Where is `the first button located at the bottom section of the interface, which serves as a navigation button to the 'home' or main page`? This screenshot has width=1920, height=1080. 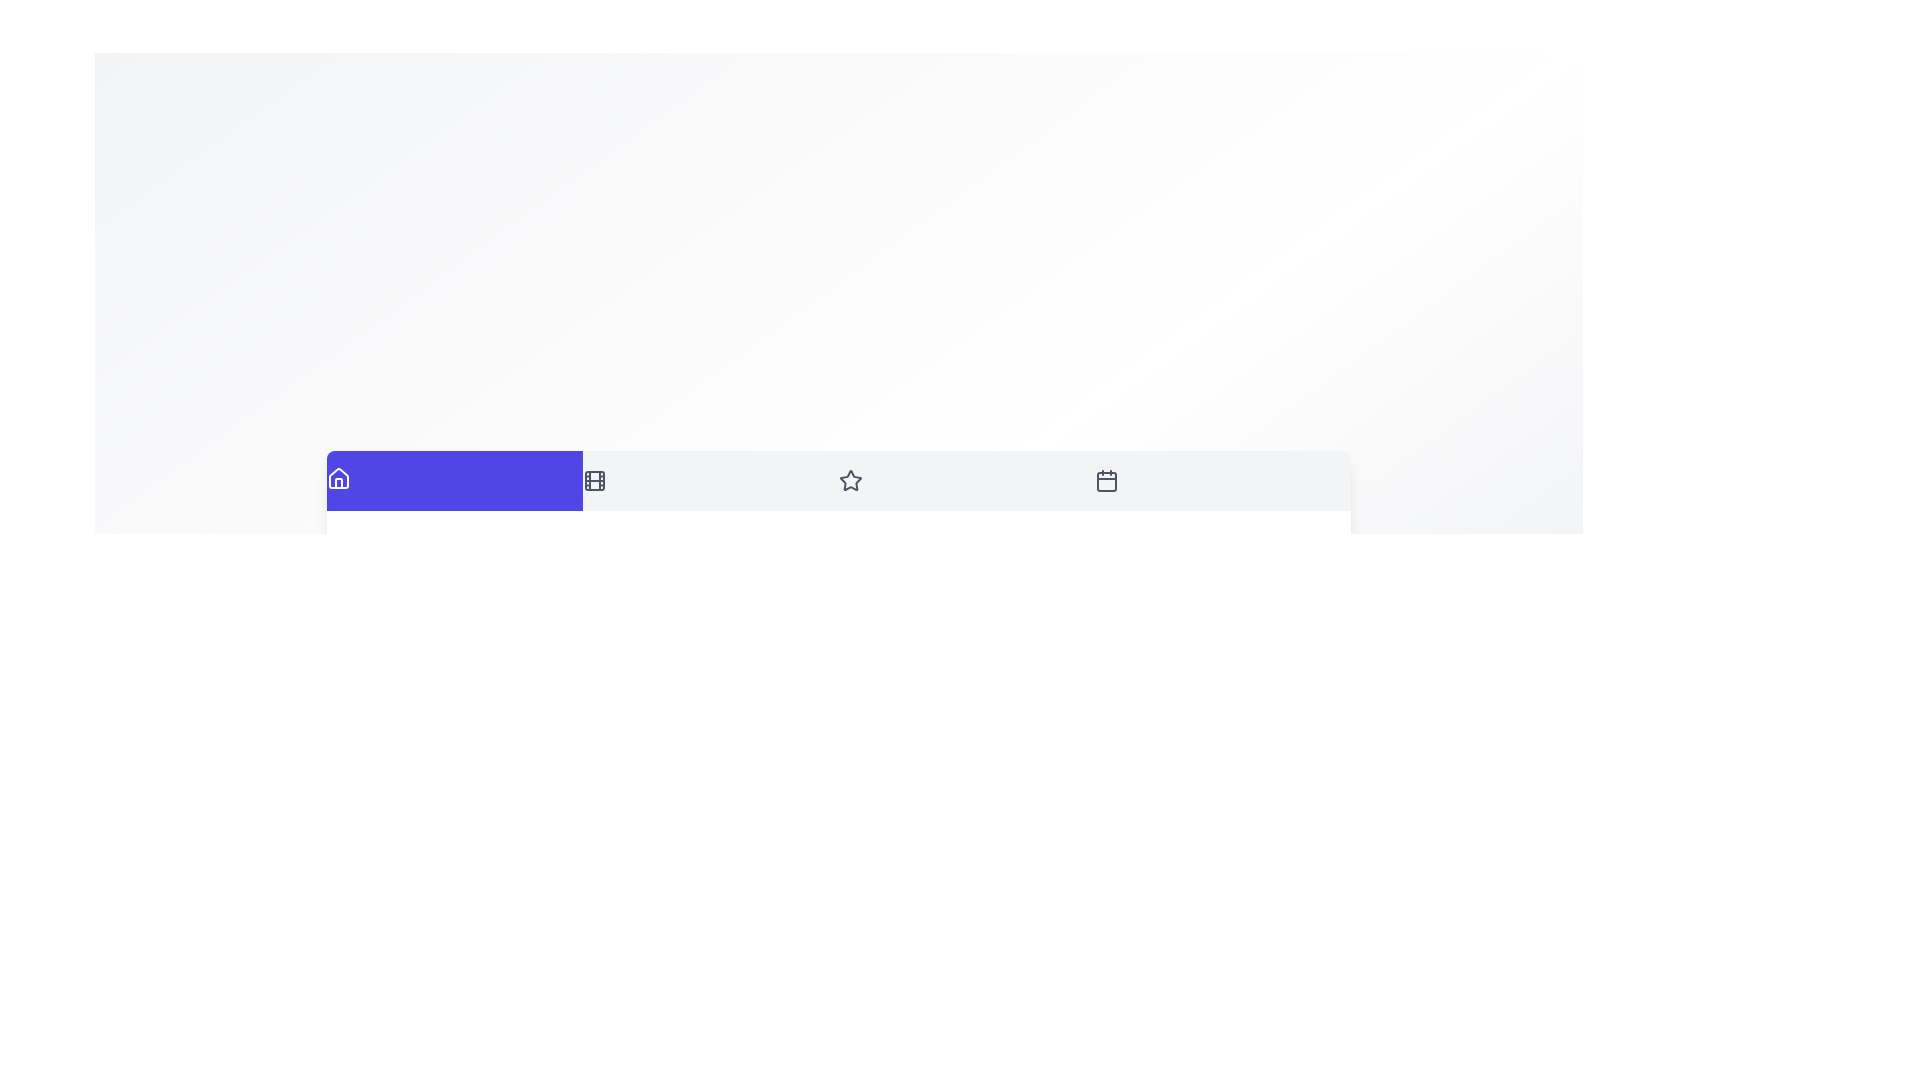
the first button located at the bottom section of the interface, which serves as a navigation button to the 'home' or main page is located at coordinates (454, 479).